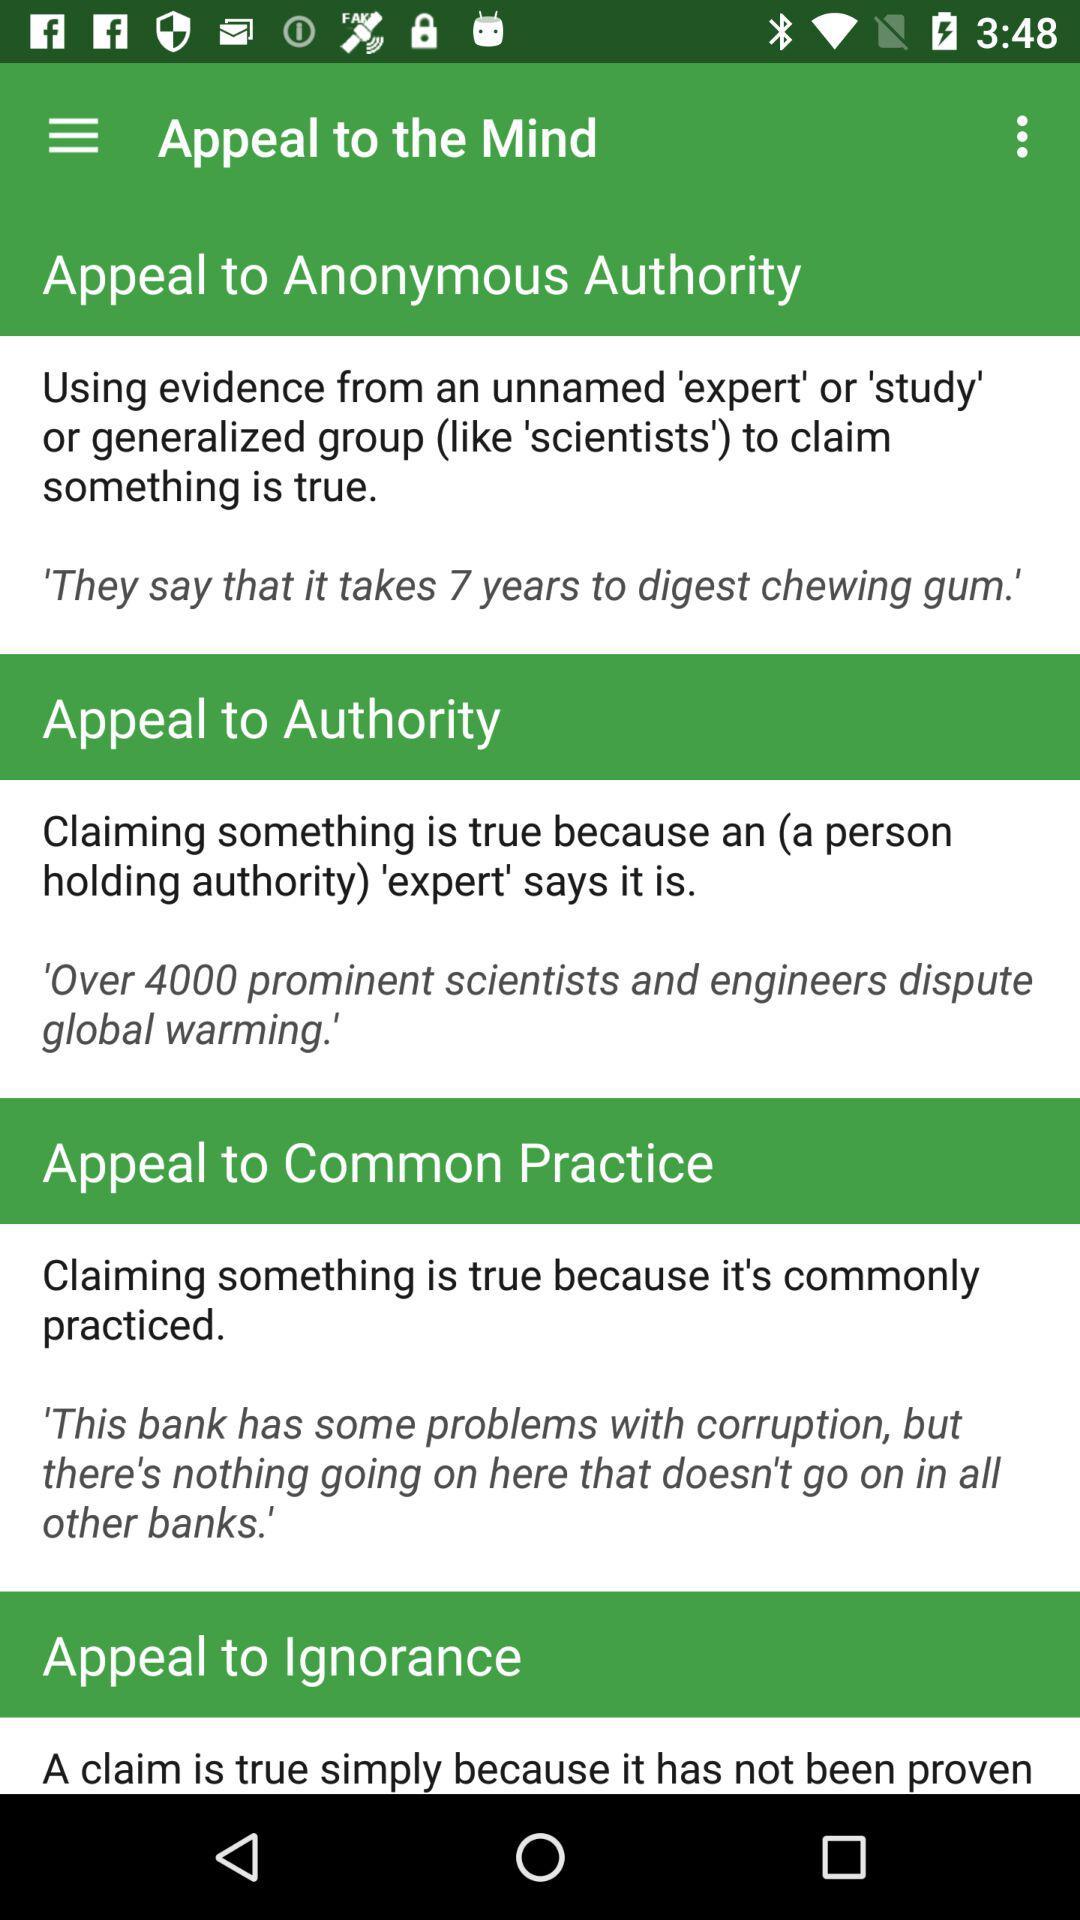 This screenshot has width=1080, height=1920. I want to click on icon at the top right corner, so click(1027, 135).